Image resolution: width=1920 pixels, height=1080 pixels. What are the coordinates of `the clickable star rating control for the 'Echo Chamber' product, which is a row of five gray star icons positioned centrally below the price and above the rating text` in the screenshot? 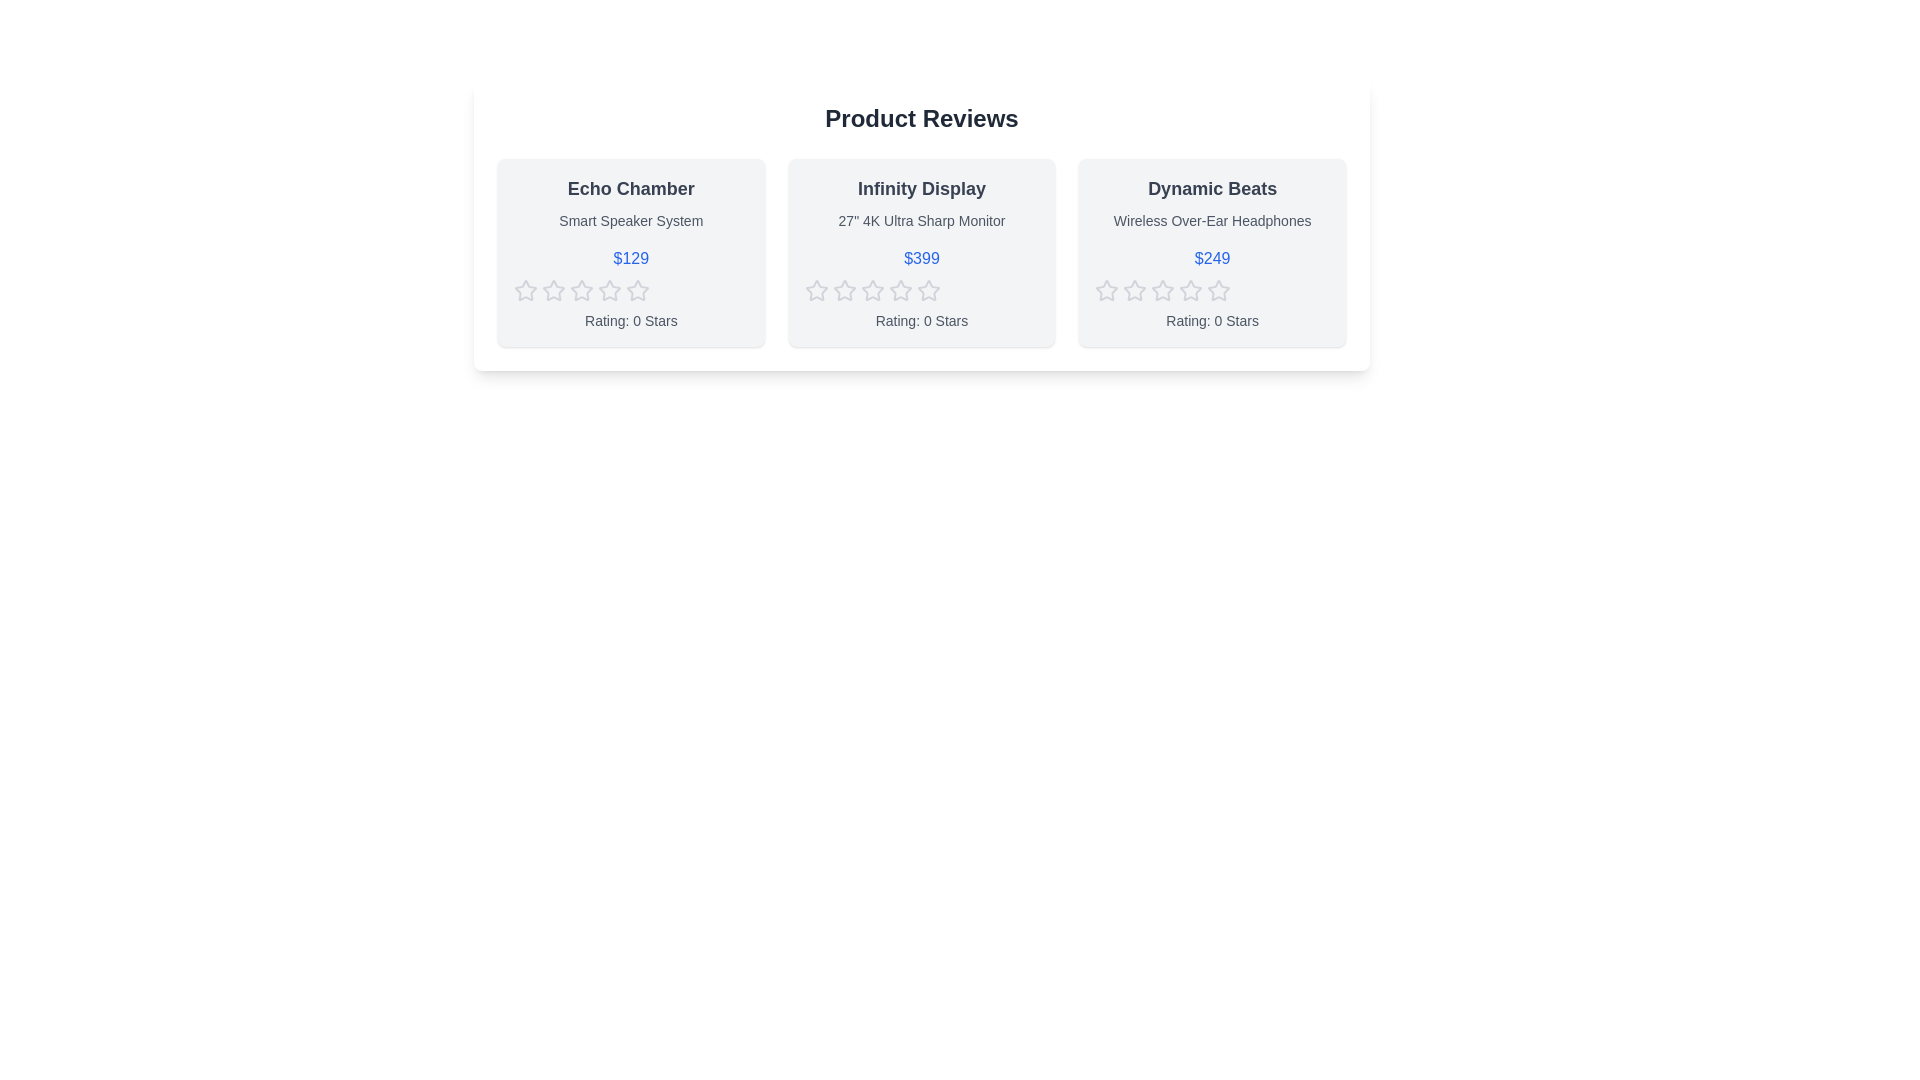 It's located at (630, 290).